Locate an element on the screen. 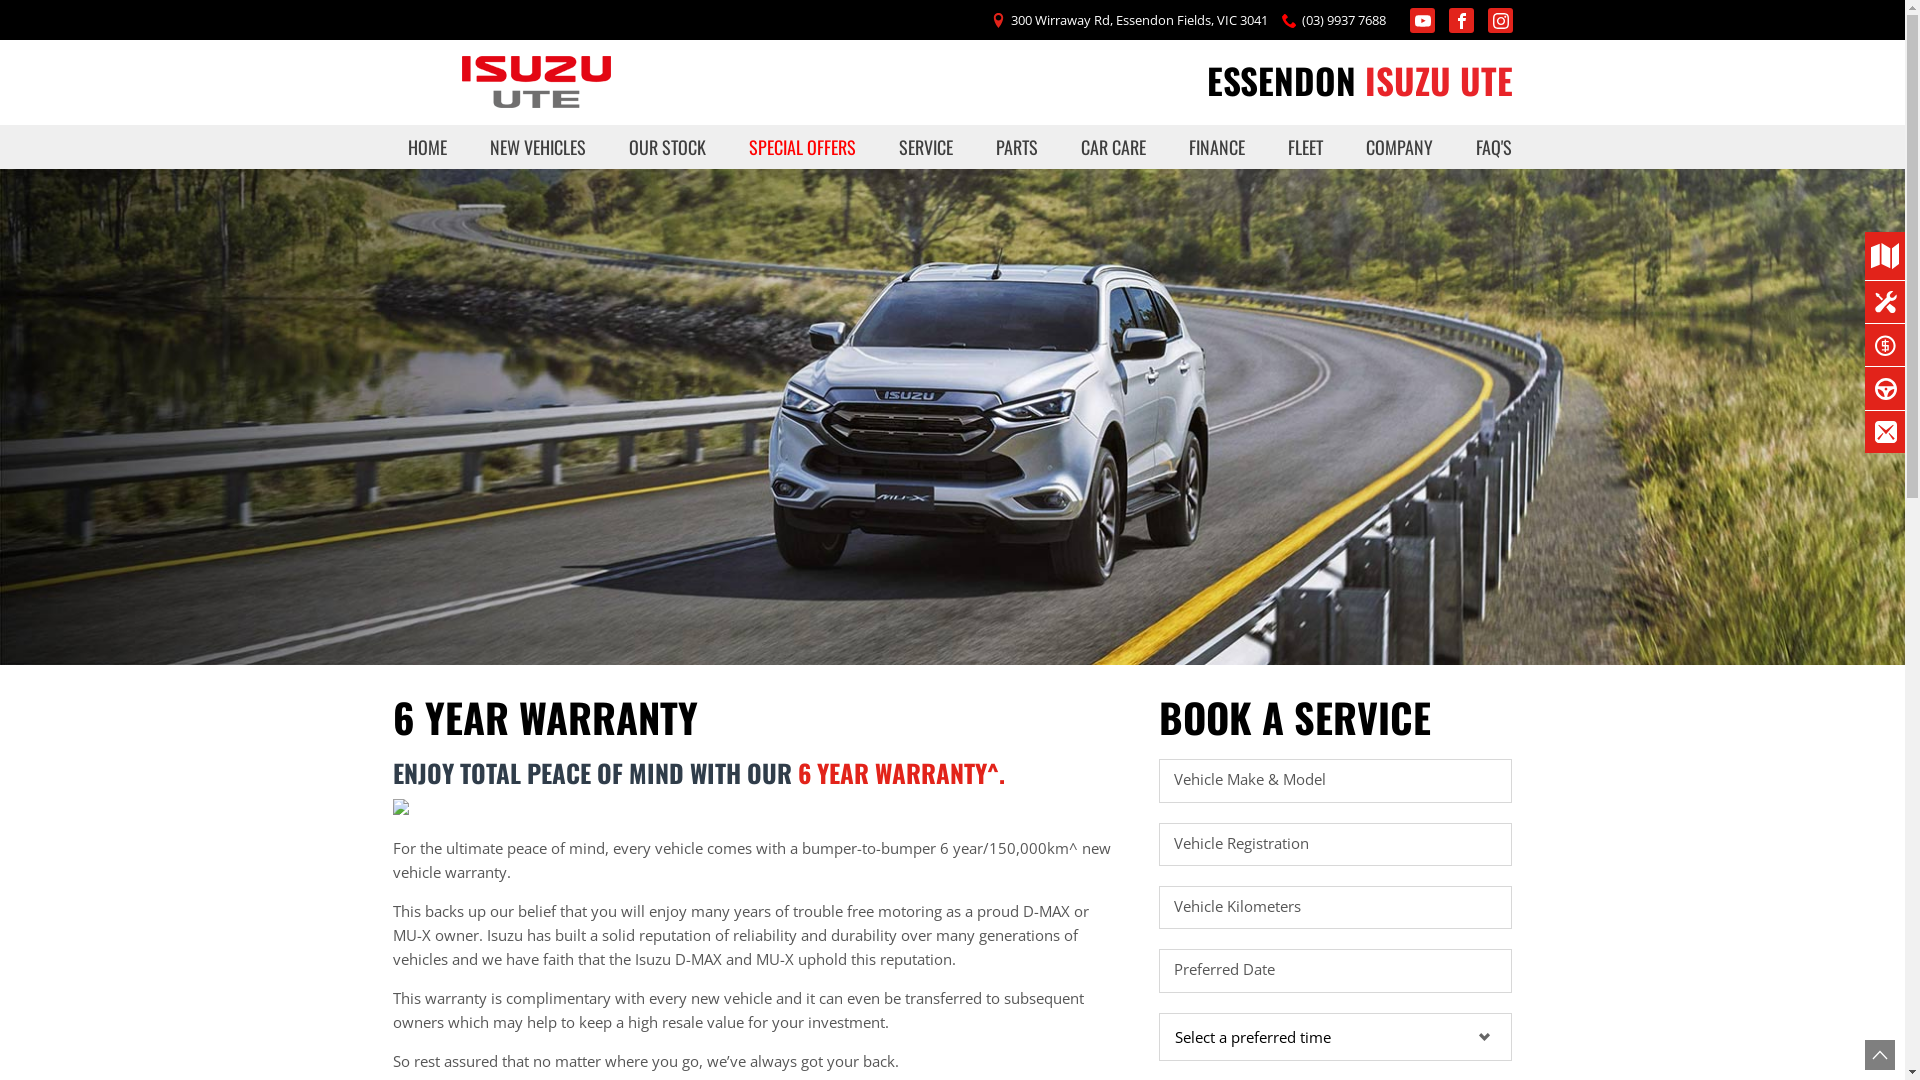 The height and width of the screenshot is (1080, 1920). 'PARTS' is located at coordinates (1017, 145).